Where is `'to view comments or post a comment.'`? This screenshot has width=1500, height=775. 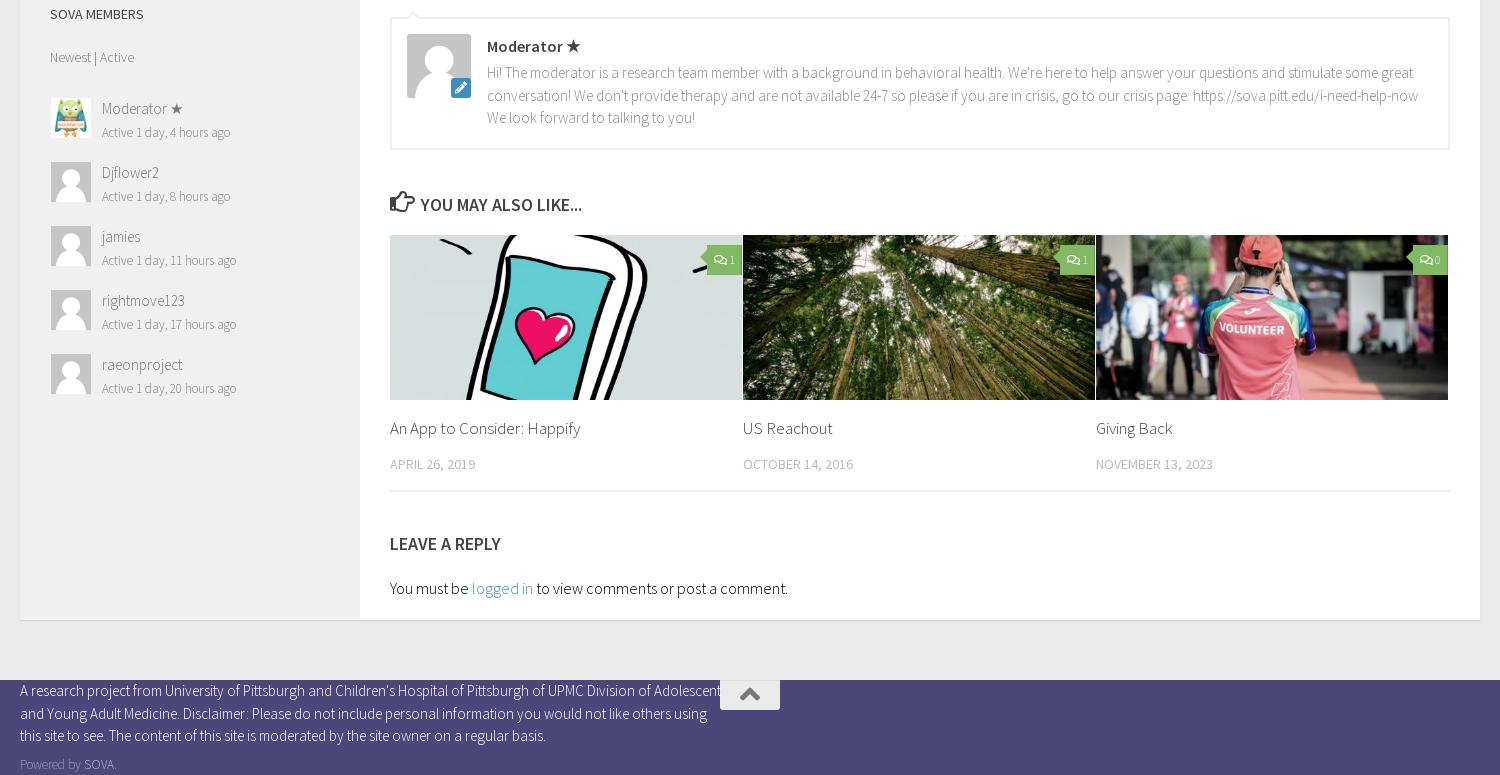
'to view comments or post a comment.' is located at coordinates (660, 586).